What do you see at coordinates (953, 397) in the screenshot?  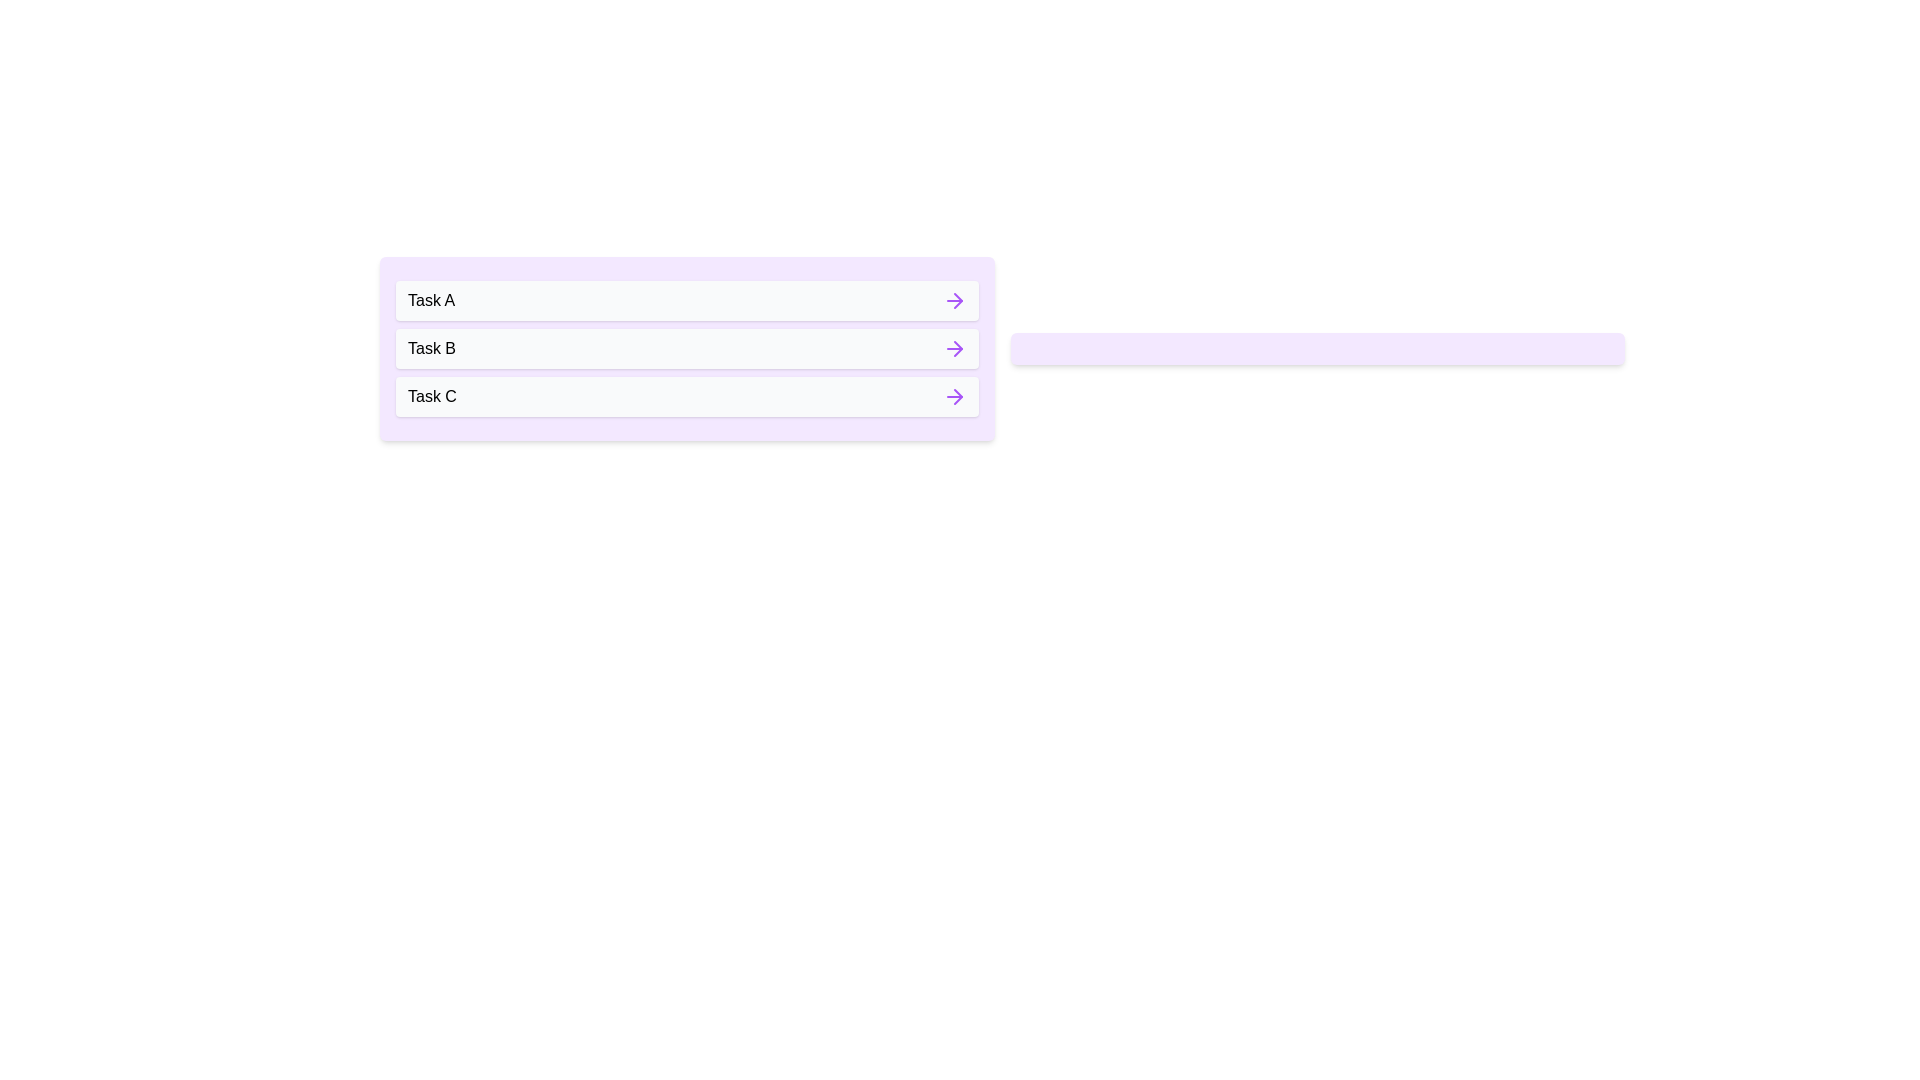 I see `arrow button next to the task labeled 'Task C' to transfer it to the scheduled list` at bounding box center [953, 397].